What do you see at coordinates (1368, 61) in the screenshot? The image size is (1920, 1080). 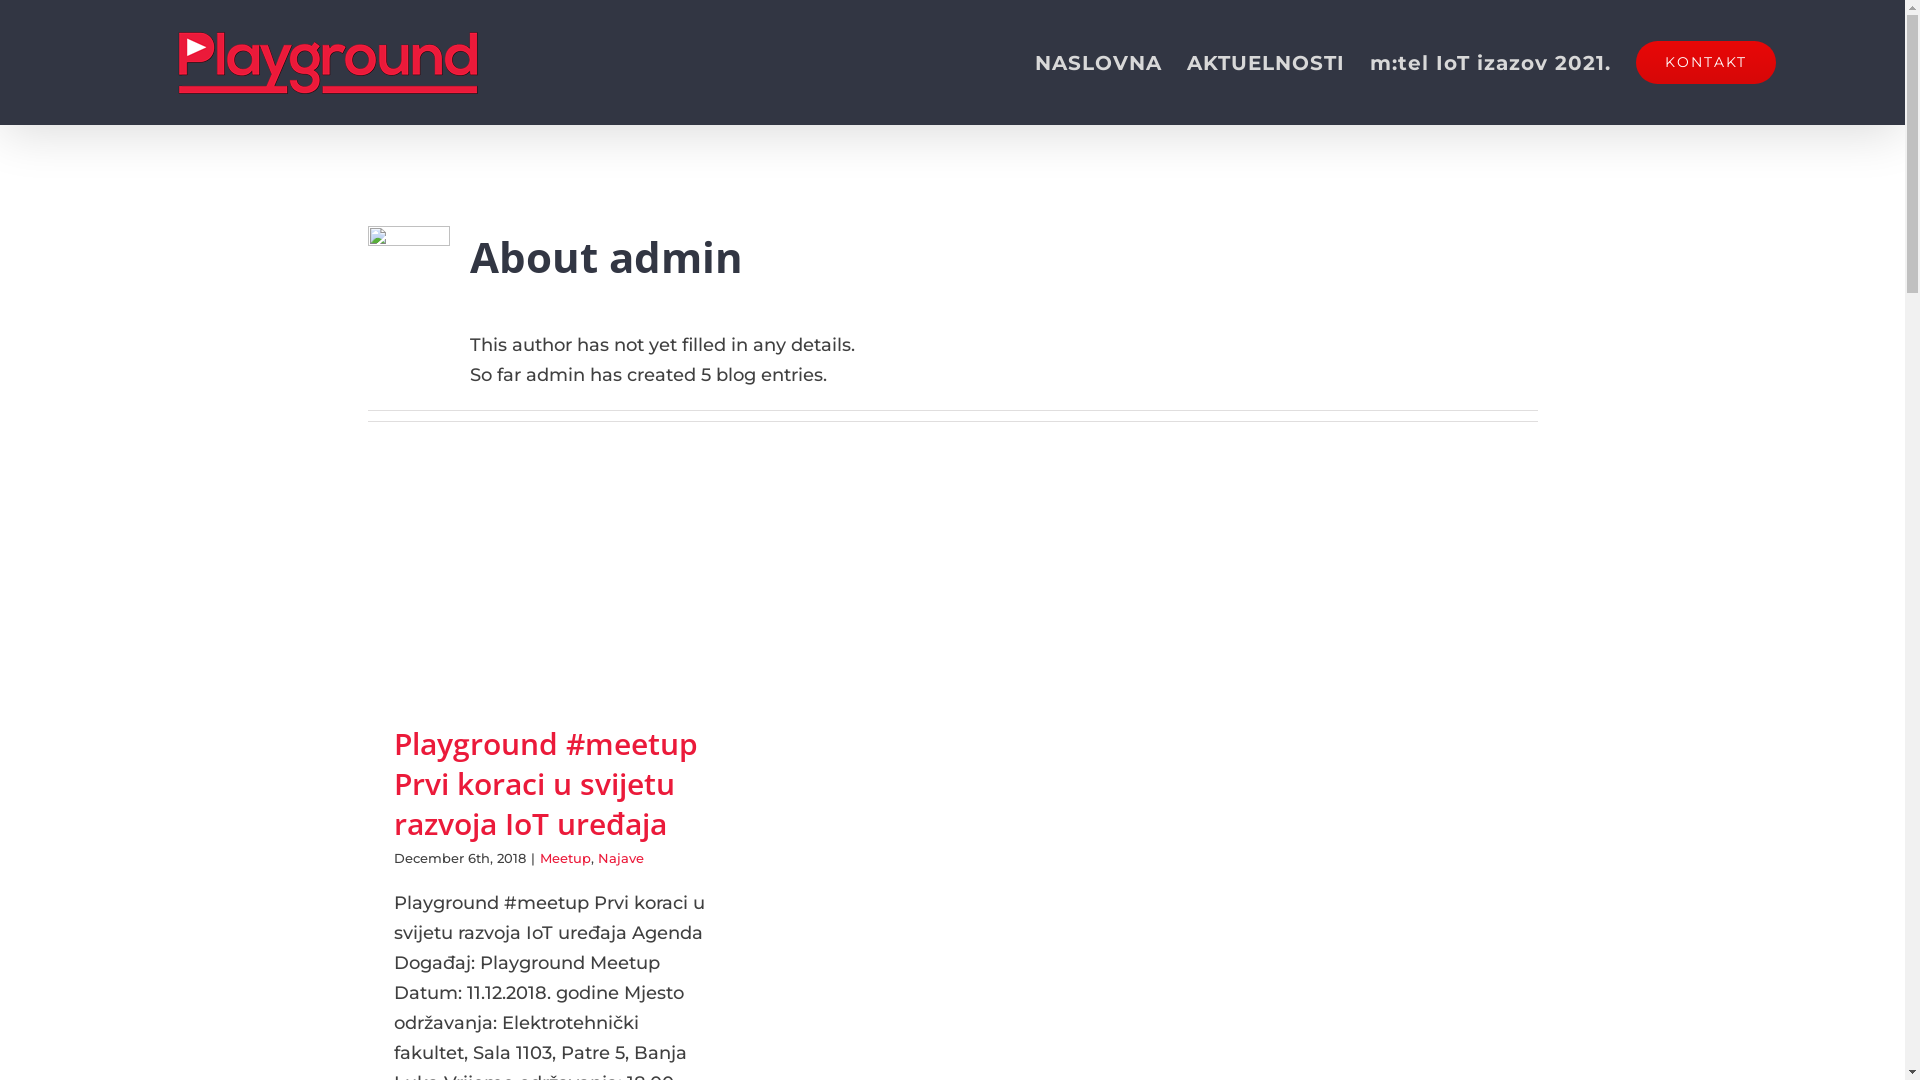 I see `'m:tel IoT izazov 2021.'` at bounding box center [1368, 61].